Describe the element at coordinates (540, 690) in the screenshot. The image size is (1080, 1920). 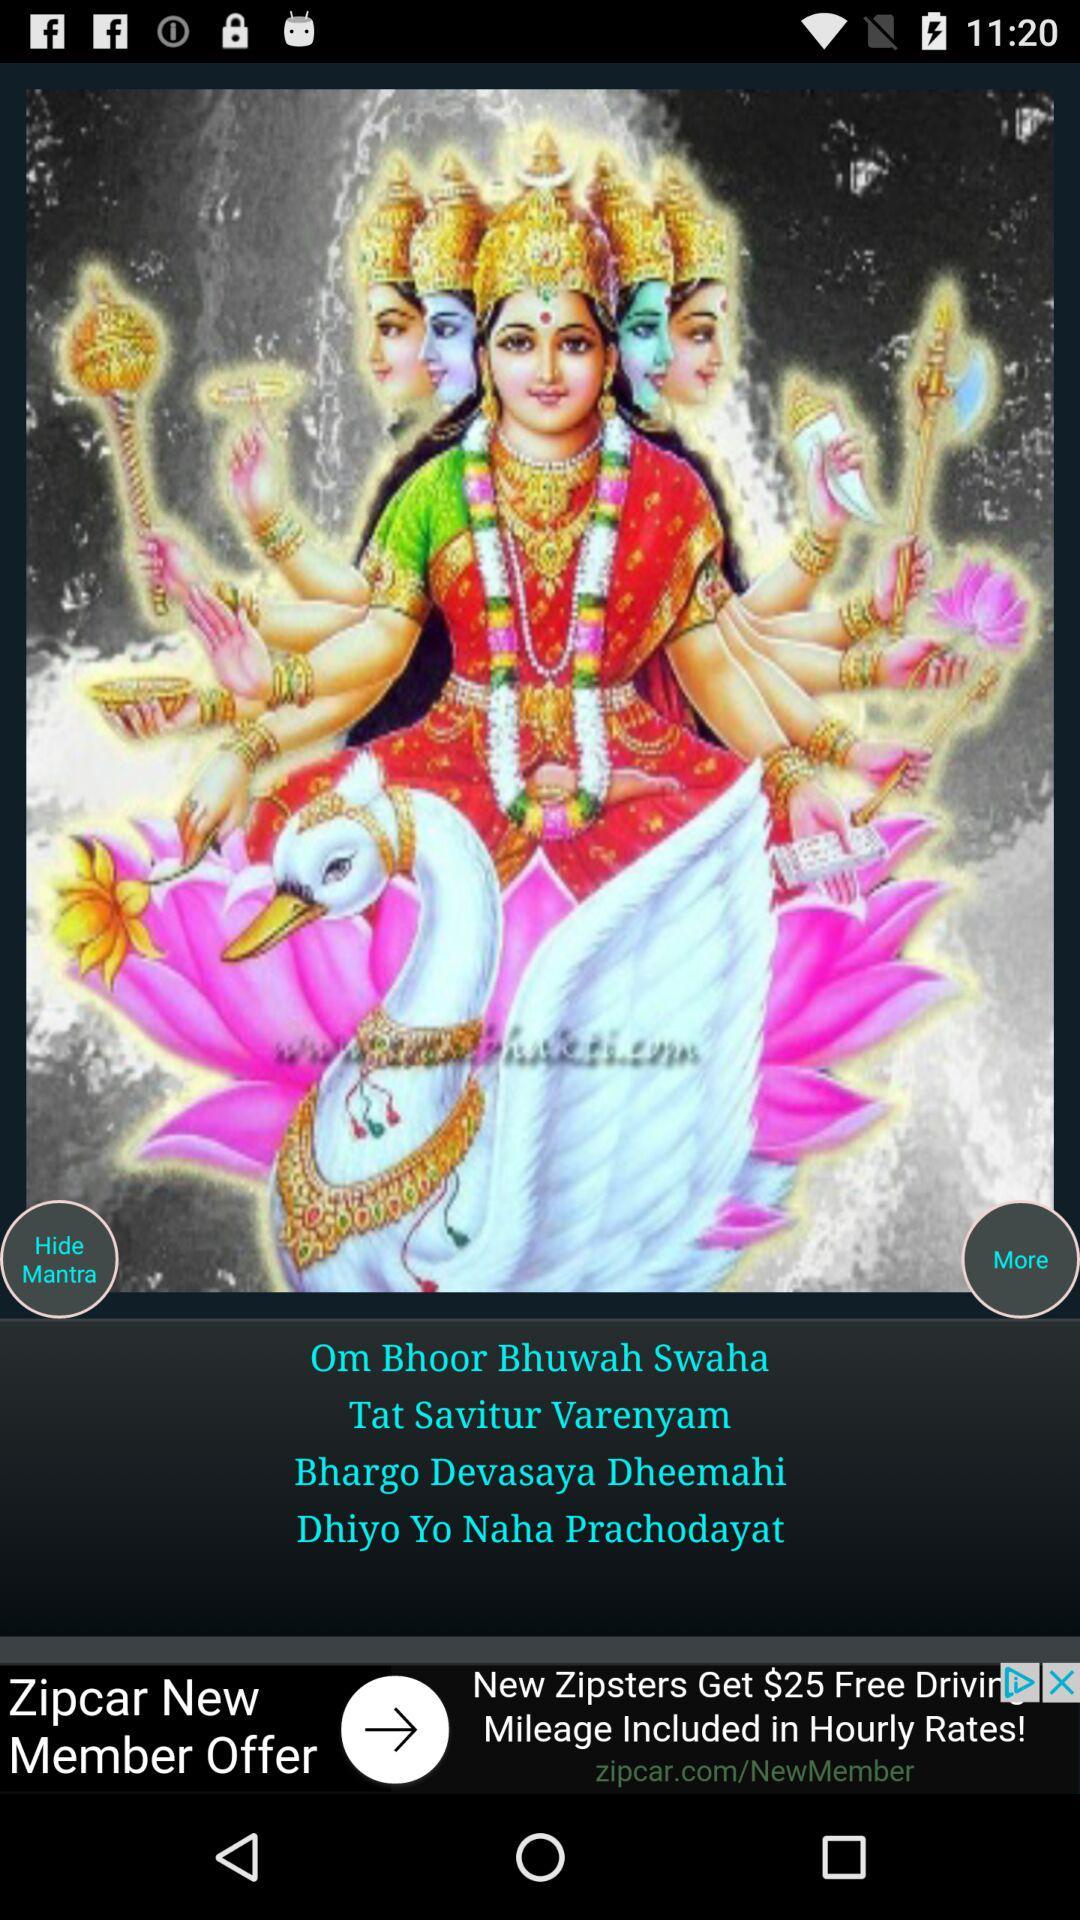
I see `advertisement` at that location.